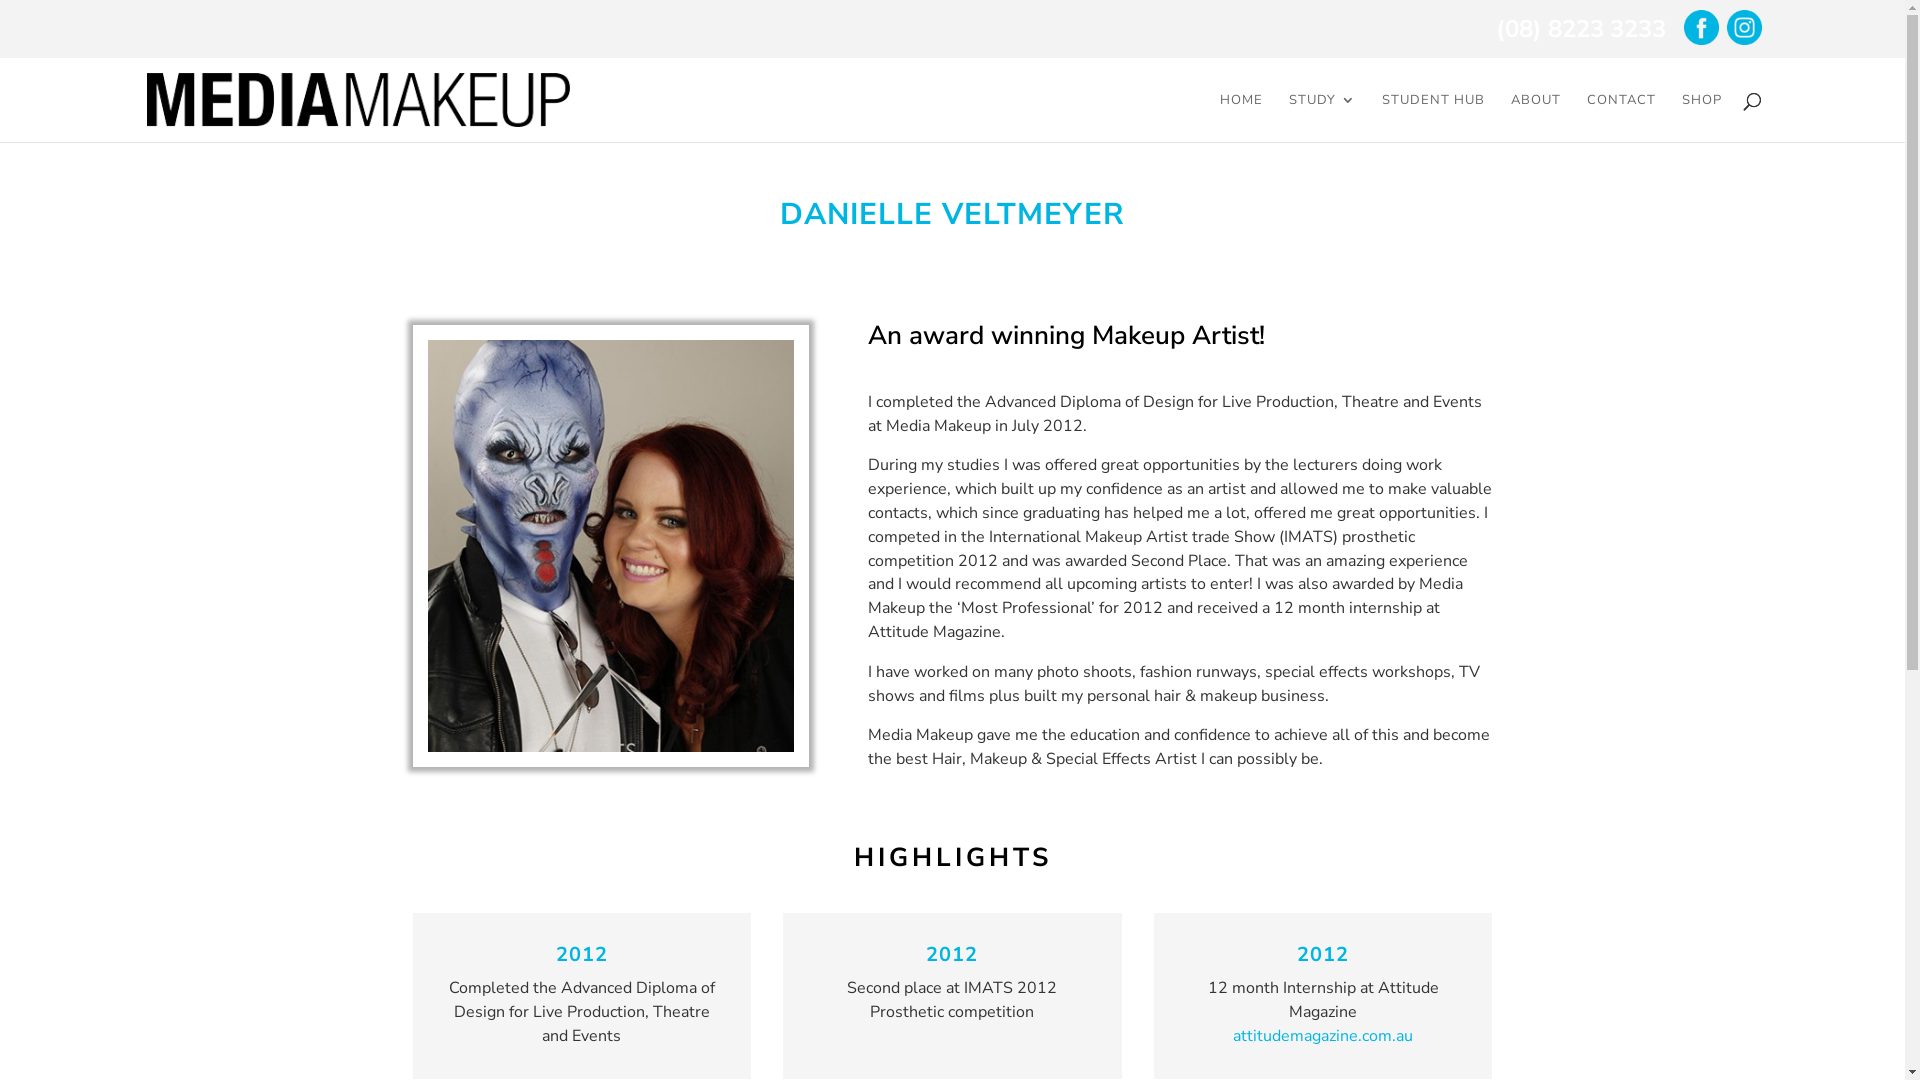 This screenshot has height=1080, width=1920. I want to click on 'attitudemagazine.com.au', so click(1323, 1035).